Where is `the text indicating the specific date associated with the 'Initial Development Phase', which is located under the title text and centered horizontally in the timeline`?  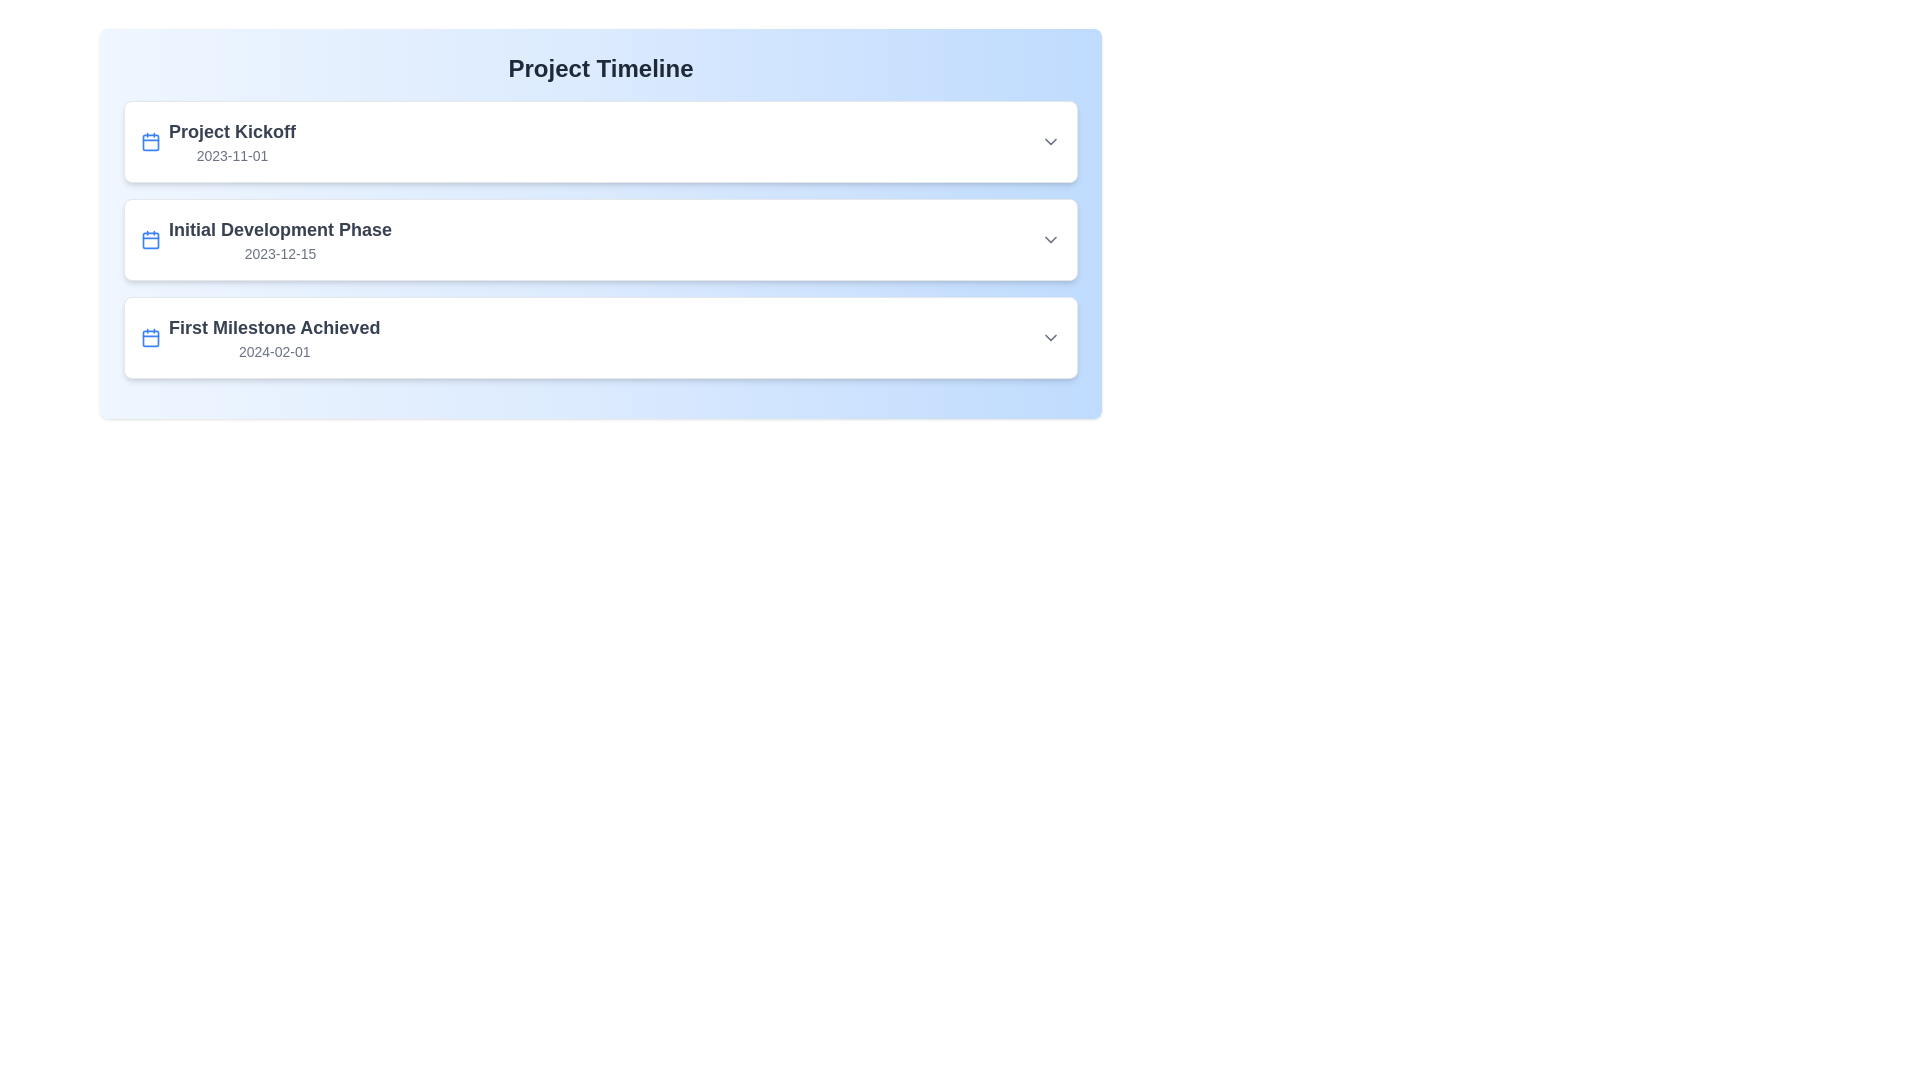
the text indicating the specific date associated with the 'Initial Development Phase', which is located under the title text and centered horizontally in the timeline is located at coordinates (279, 253).